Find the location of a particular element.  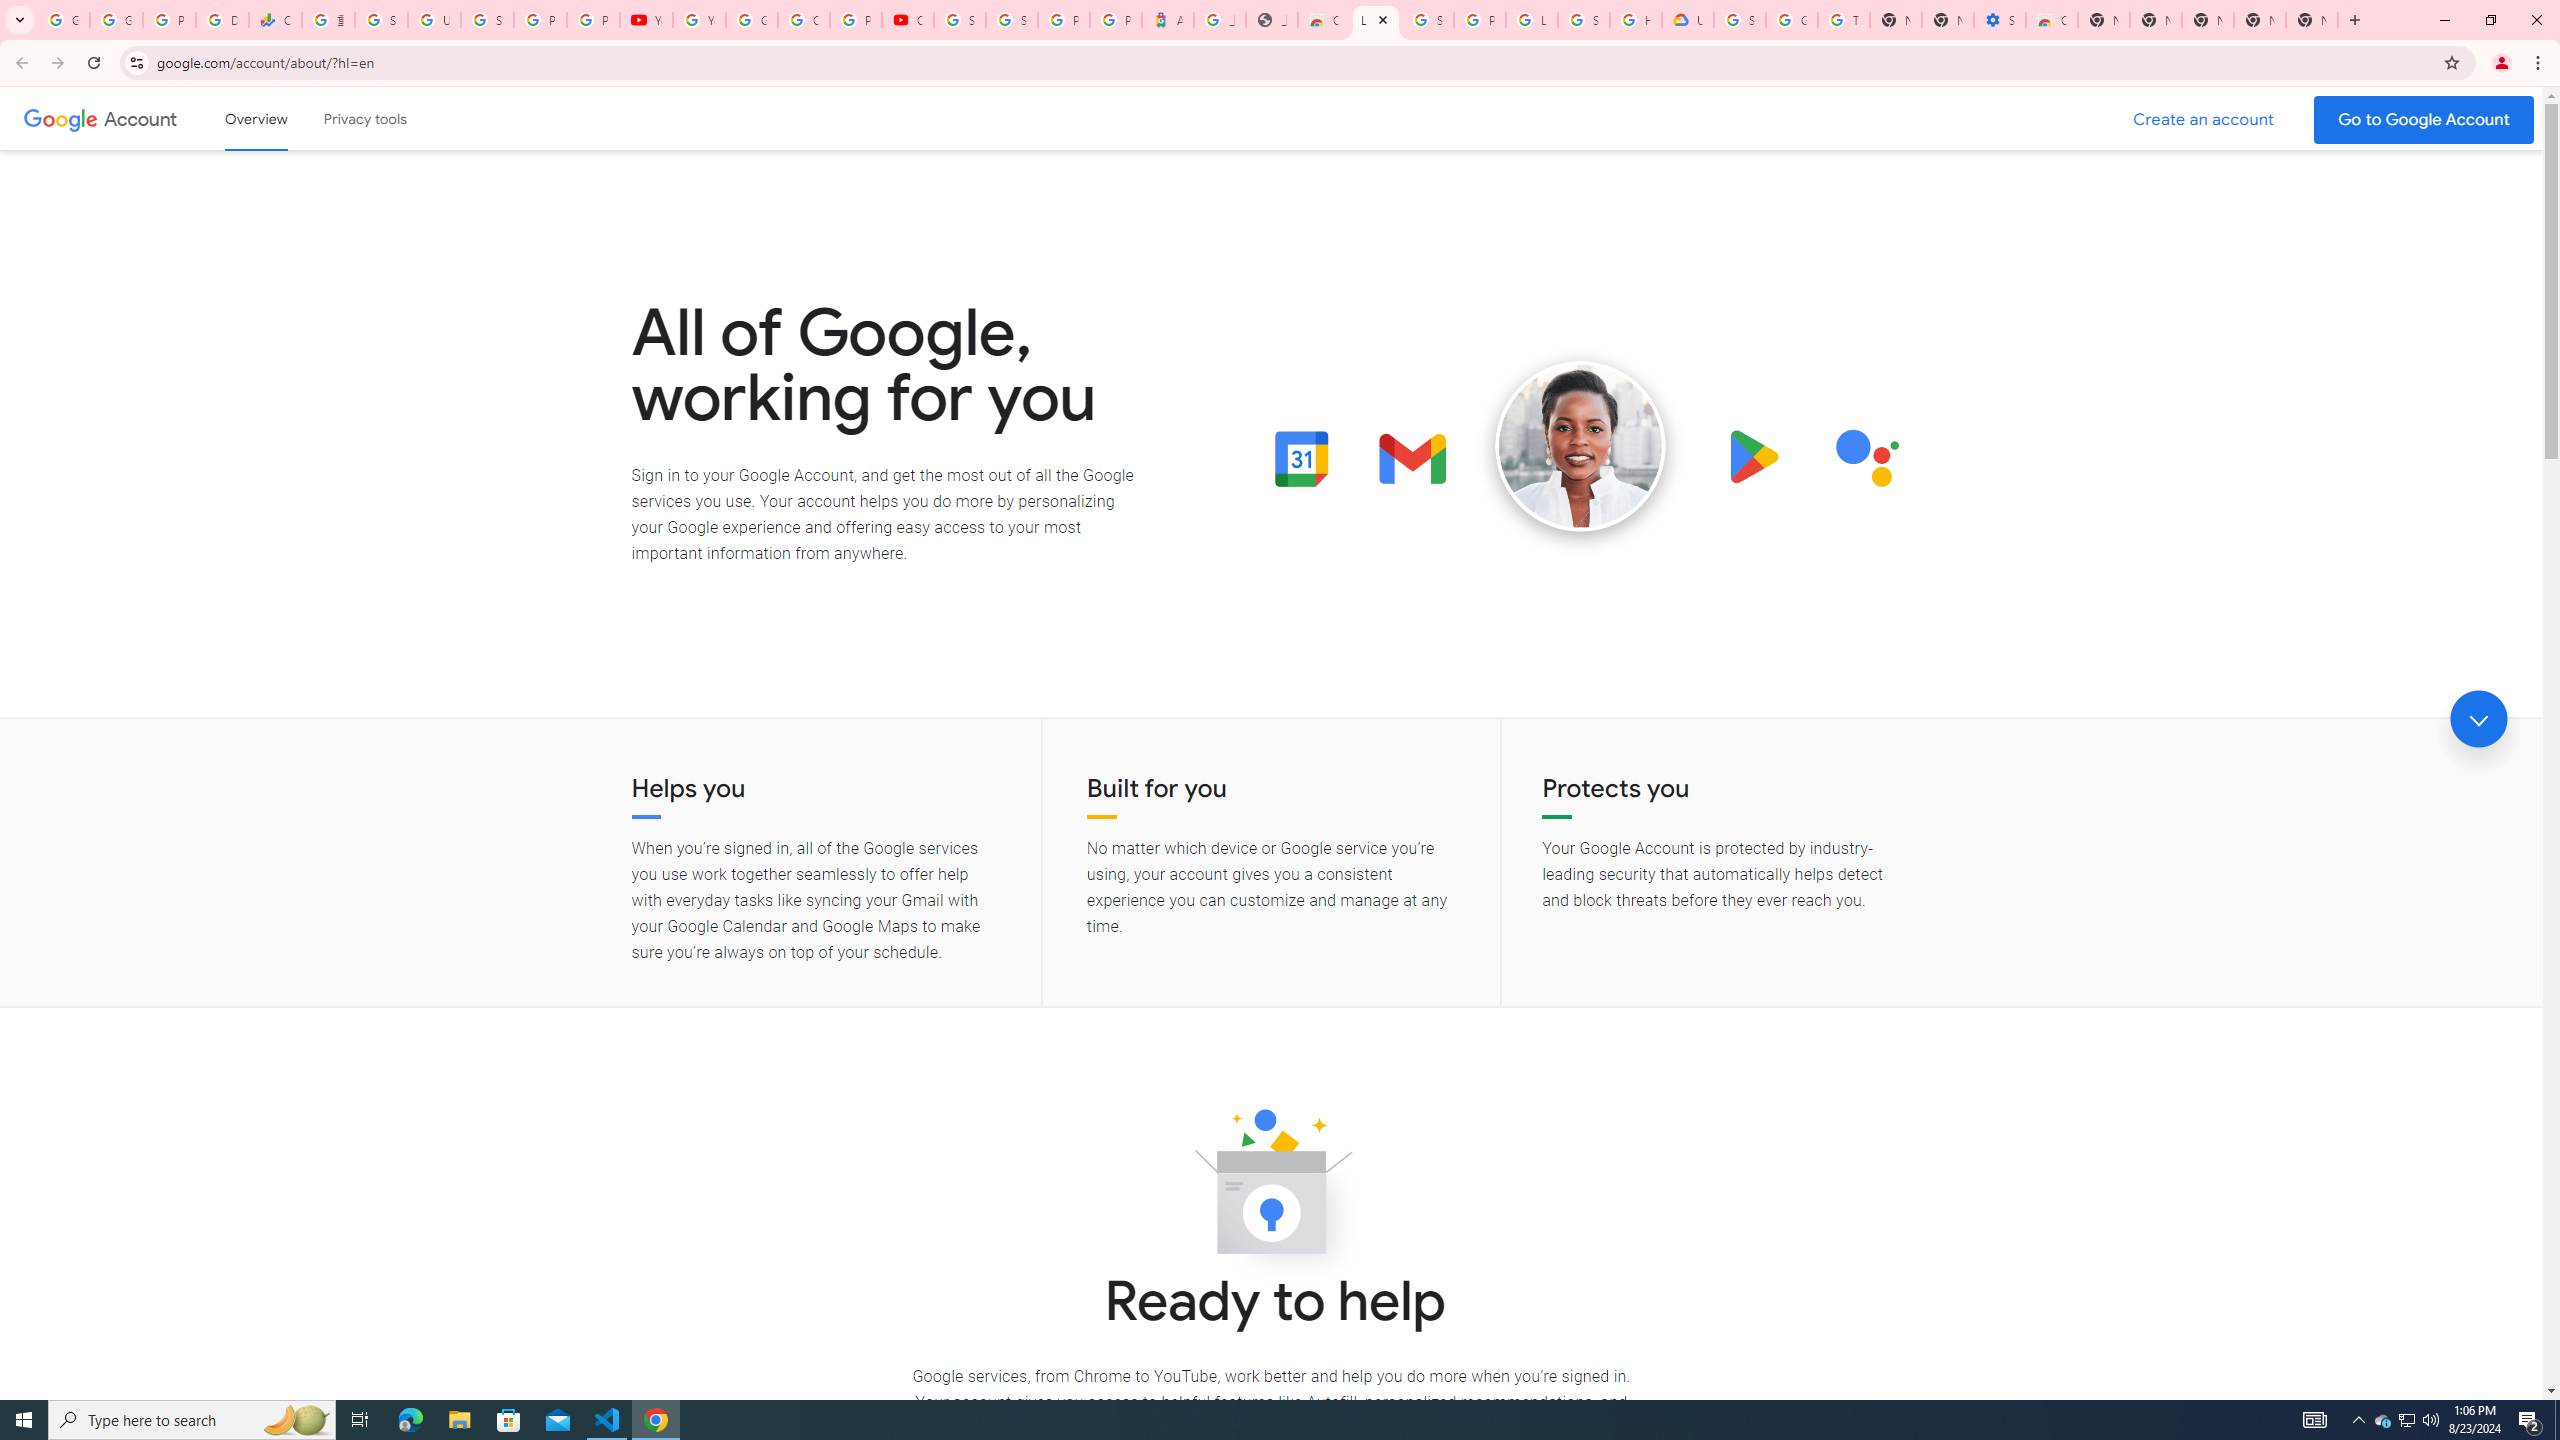

'Currencies - Google Finance' is located at coordinates (274, 19).